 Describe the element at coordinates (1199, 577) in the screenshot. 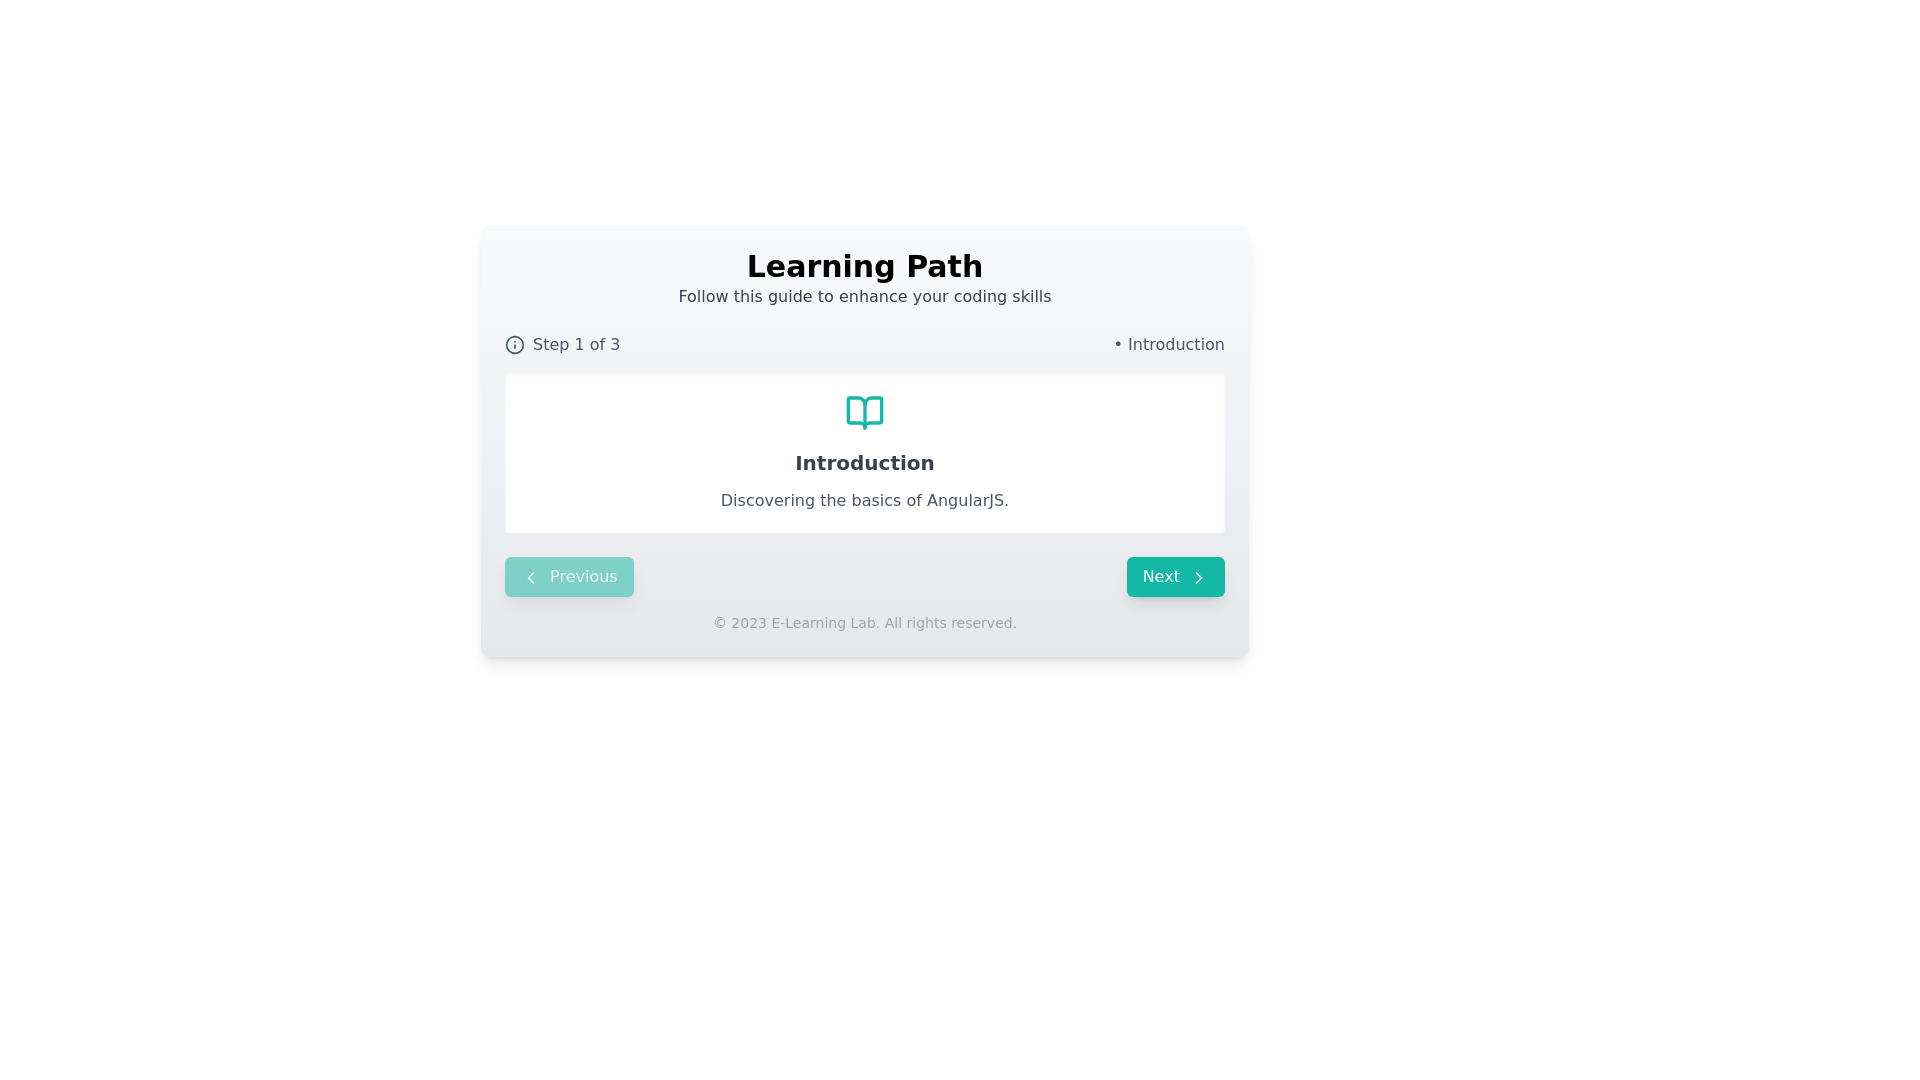

I see `the chevron icon indicating directionality within the 'Next' button` at that location.